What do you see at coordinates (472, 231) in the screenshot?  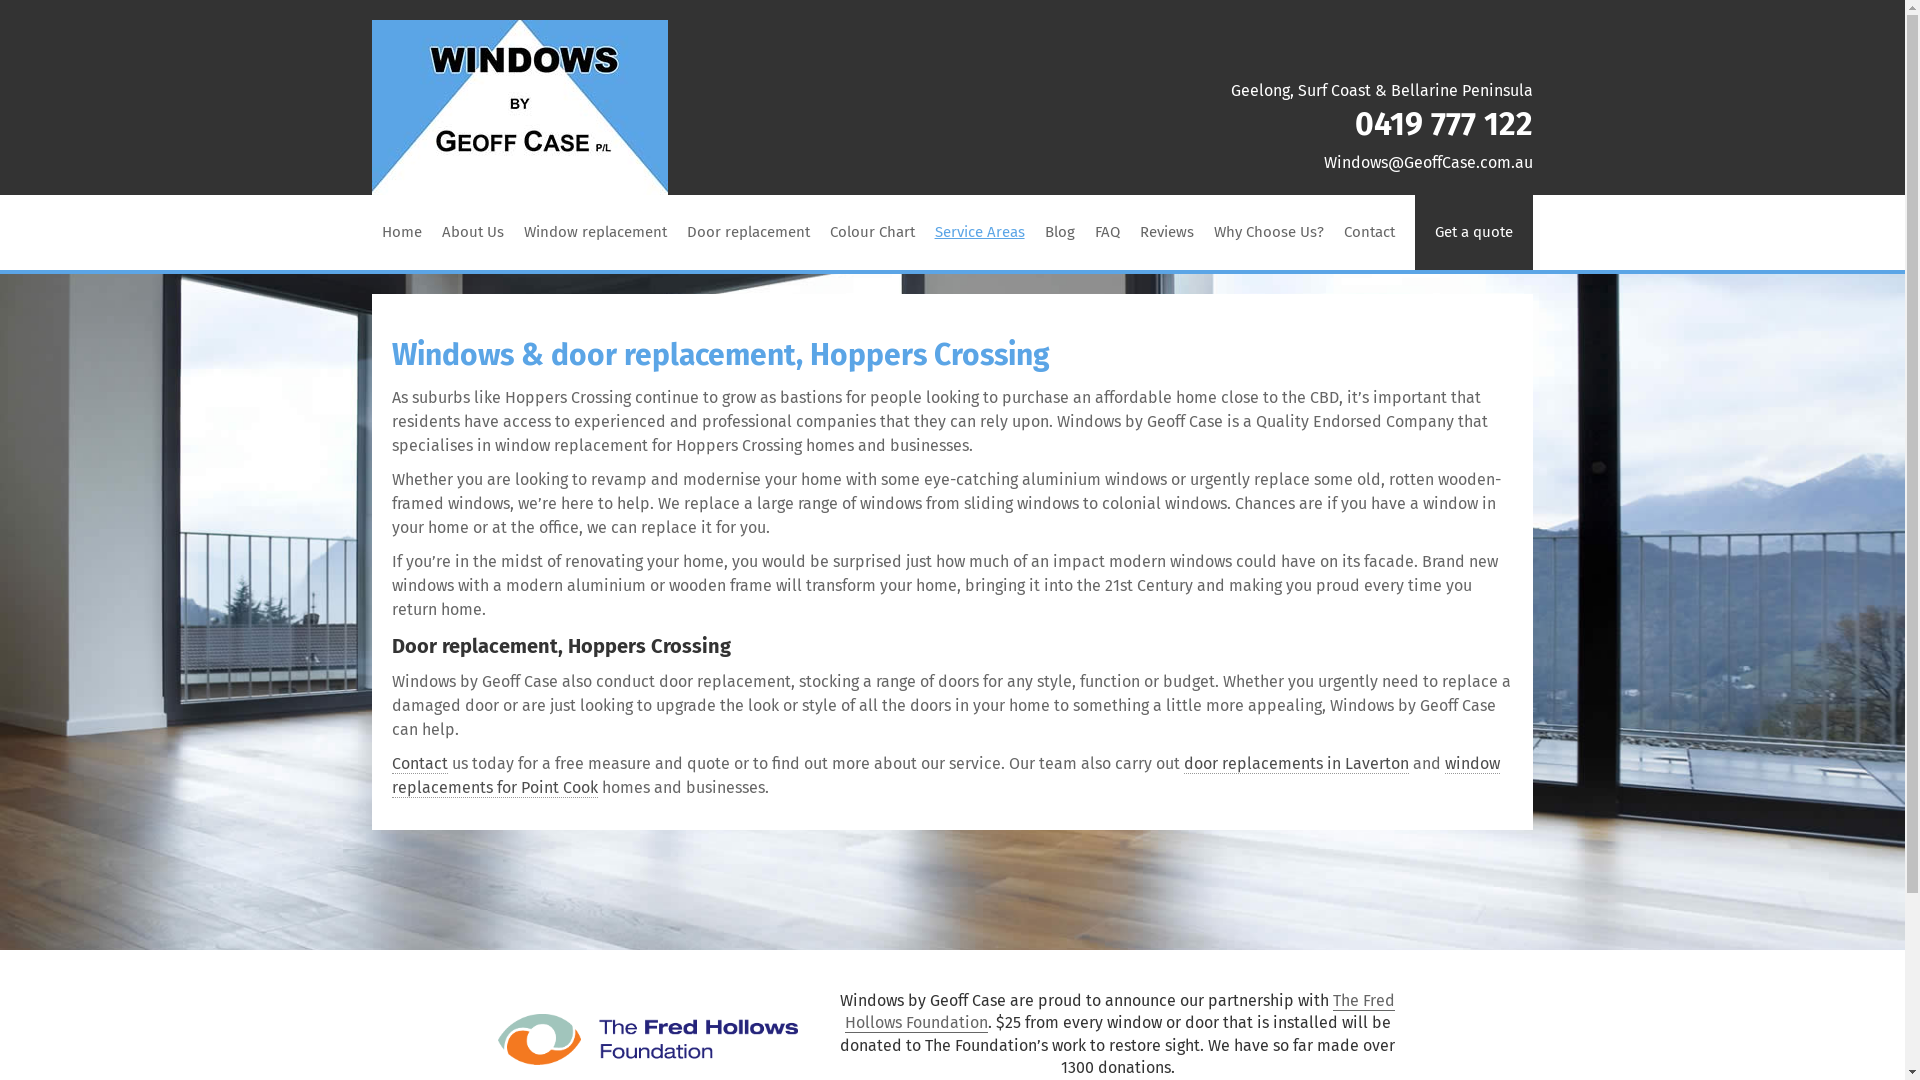 I see `'About Us'` at bounding box center [472, 231].